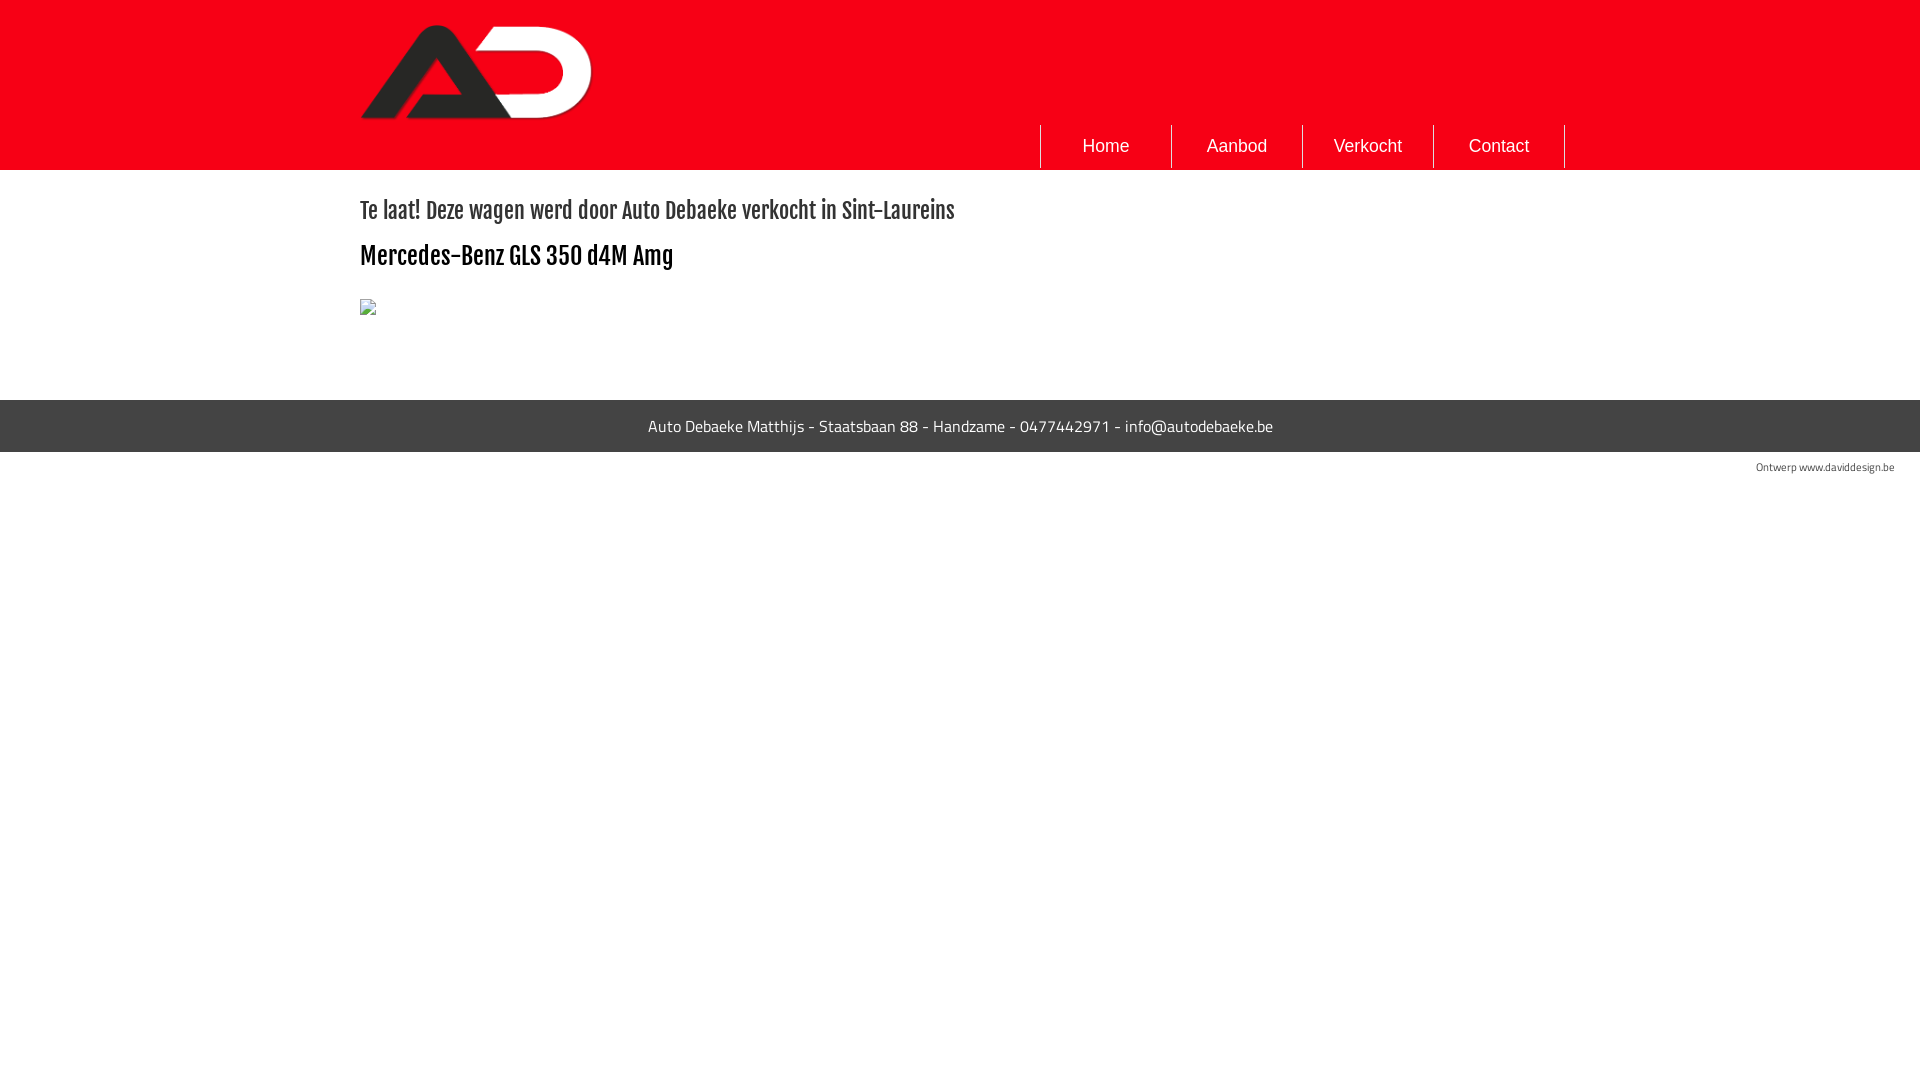 This screenshot has height=1080, width=1920. What do you see at coordinates (1302, 145) in the screenshot?
I see `'Verkocht'` at bounding box center [1302, 145].